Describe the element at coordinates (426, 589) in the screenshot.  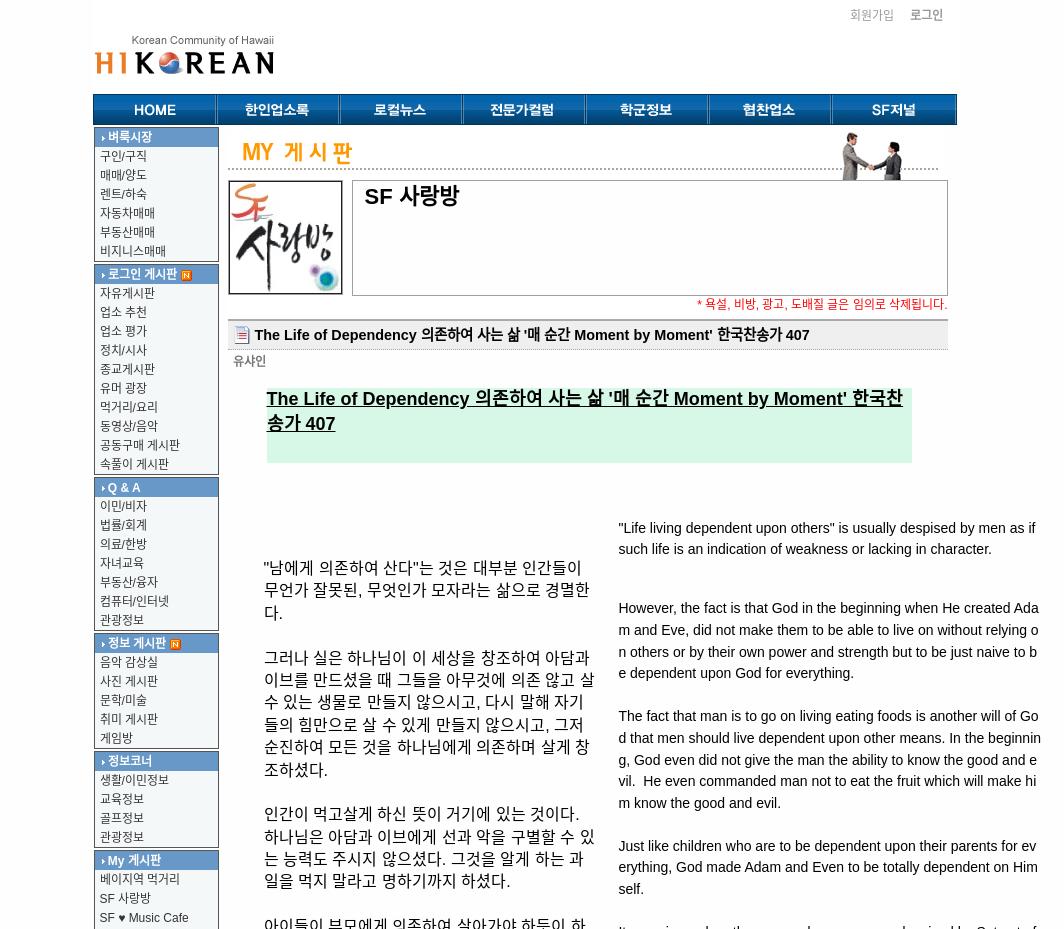
I see `'"남에게 의존하여 산다"는 것은 대부분 인간들이 무언가 잘못된, 무엇인가 										모자라는 삶으로 경멸한다.'` at that location.